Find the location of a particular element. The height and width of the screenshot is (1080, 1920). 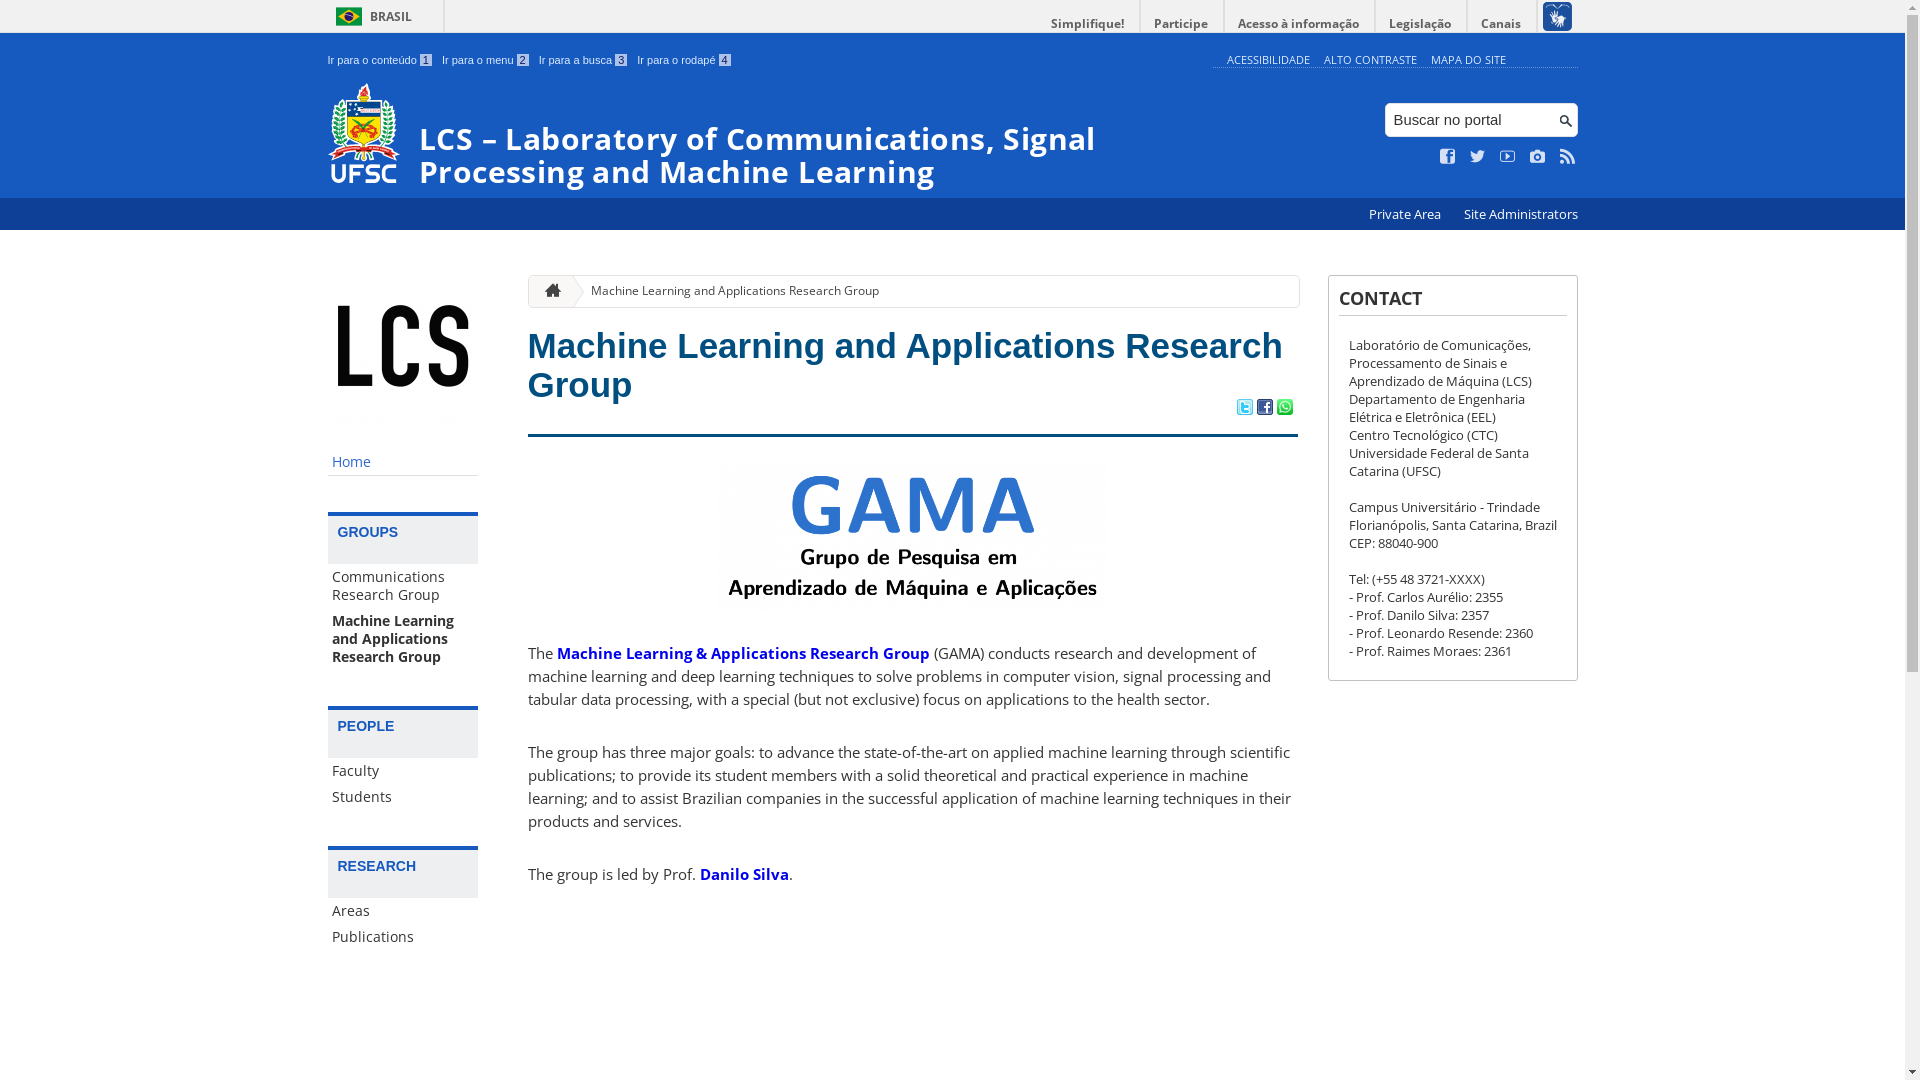

'ACESSIBILIDADE' is located at coordinates (1266, 58).